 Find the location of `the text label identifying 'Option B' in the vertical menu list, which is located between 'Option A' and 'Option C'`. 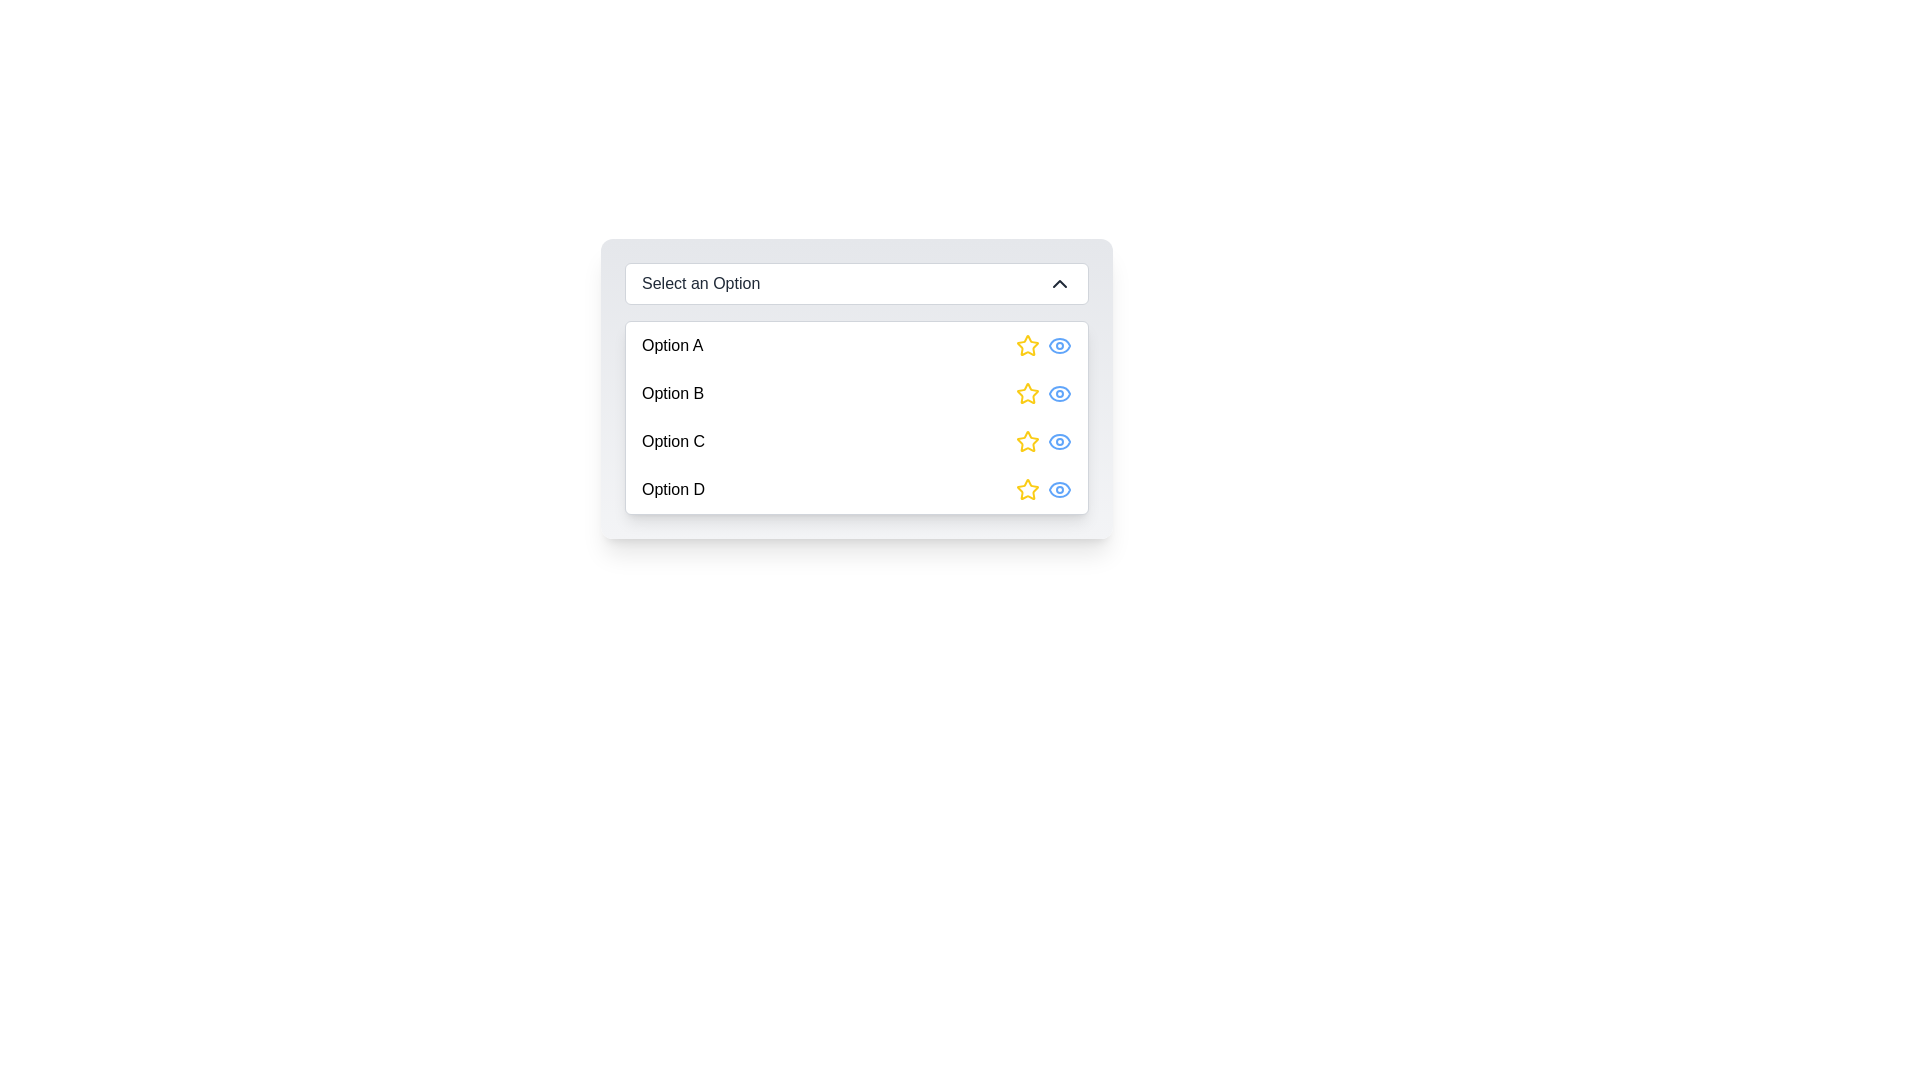

the text label identifying 'Option B' in the vertical menu list, which is located between 'Option A' and 'Option C' is located at coordinates (673, 393).